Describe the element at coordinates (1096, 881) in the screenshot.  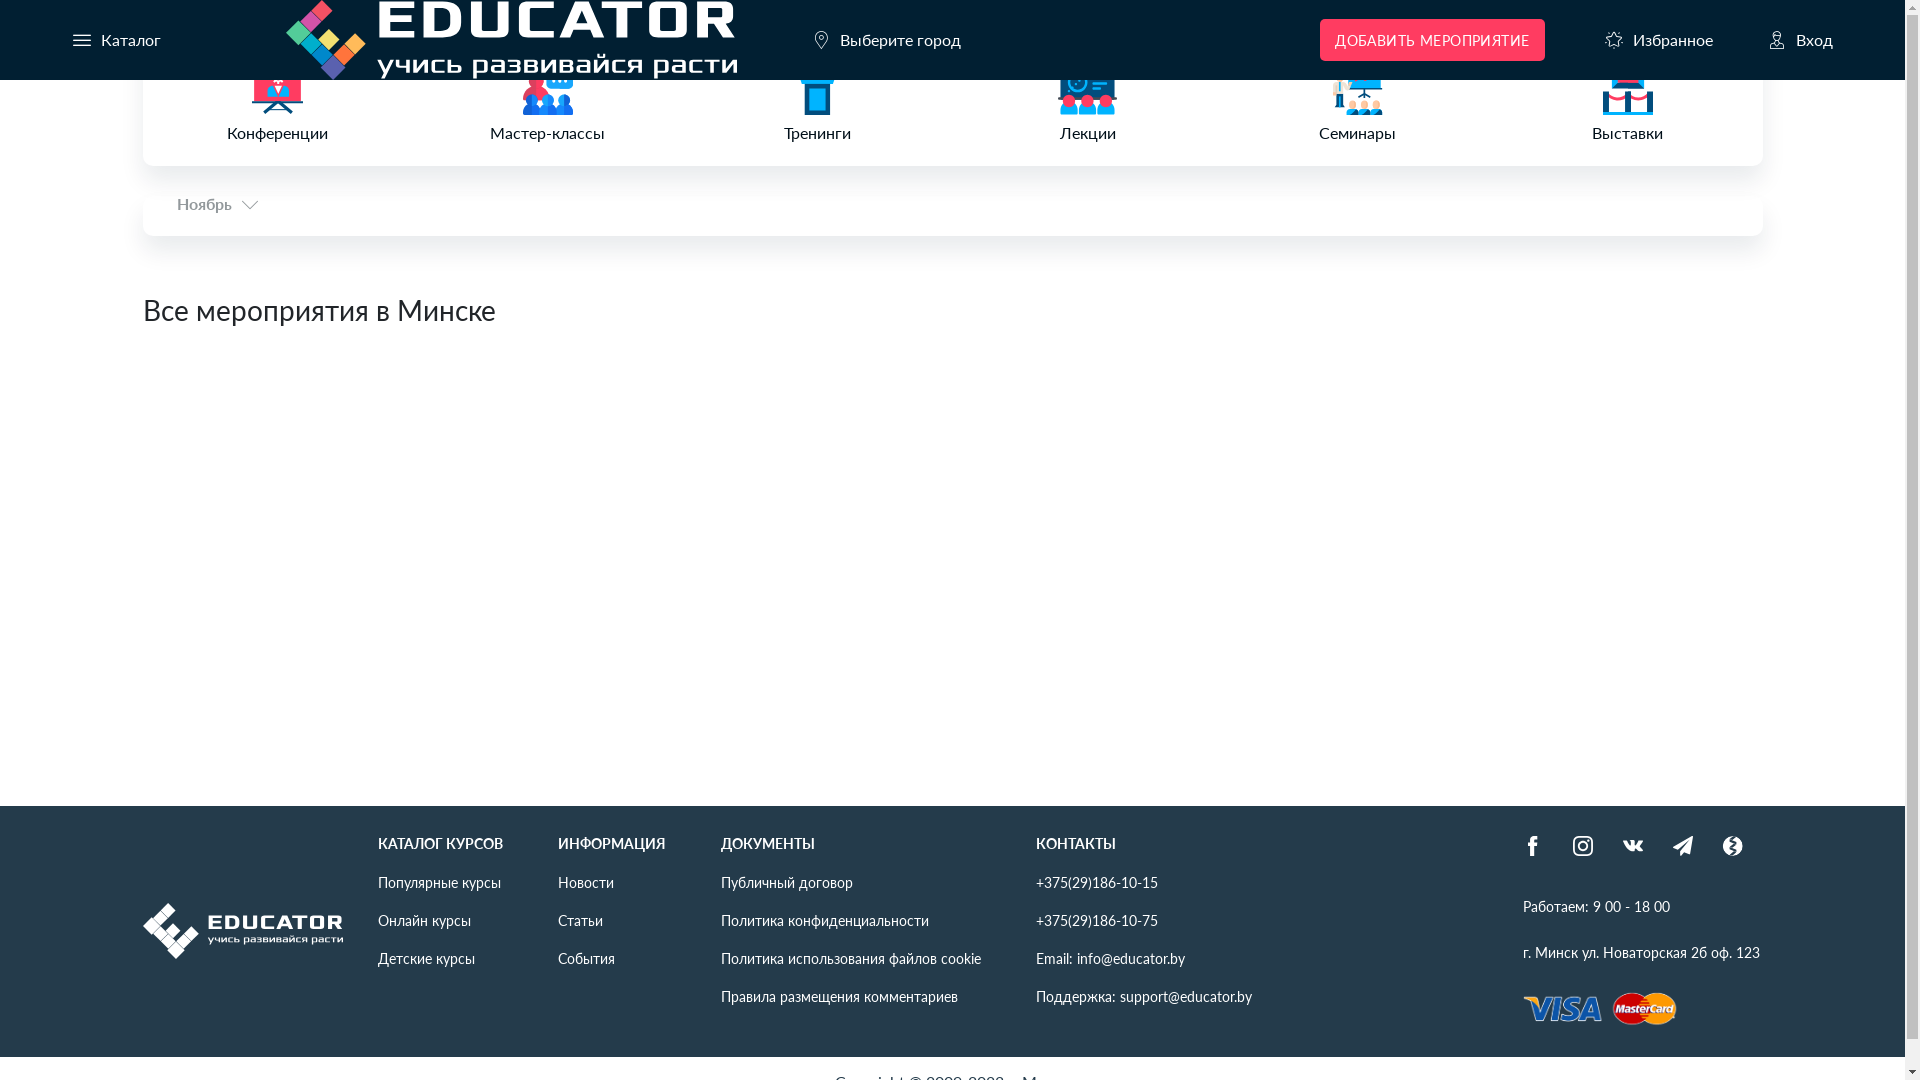
I see `'+375(29)186-10-15'` at that location.